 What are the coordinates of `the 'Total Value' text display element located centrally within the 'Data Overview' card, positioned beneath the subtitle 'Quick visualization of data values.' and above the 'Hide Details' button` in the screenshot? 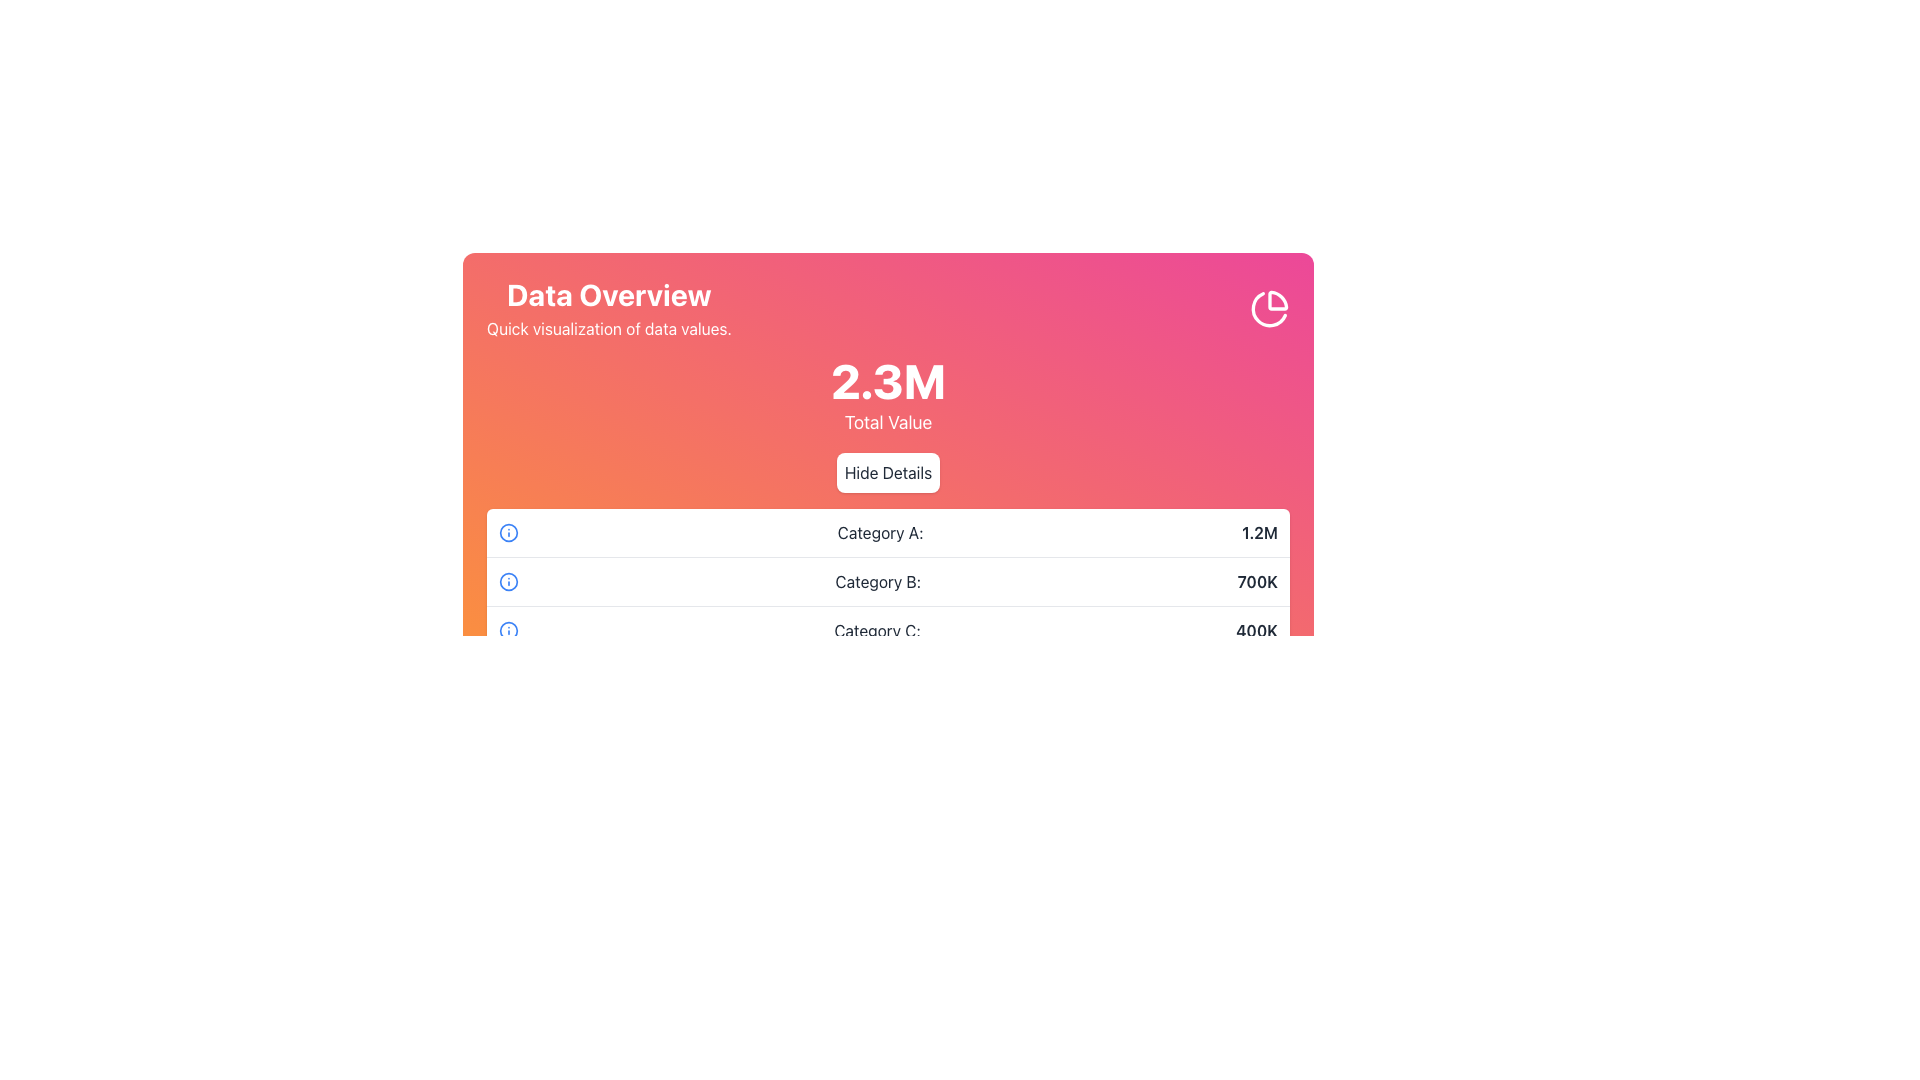 It's located at (887, 397).